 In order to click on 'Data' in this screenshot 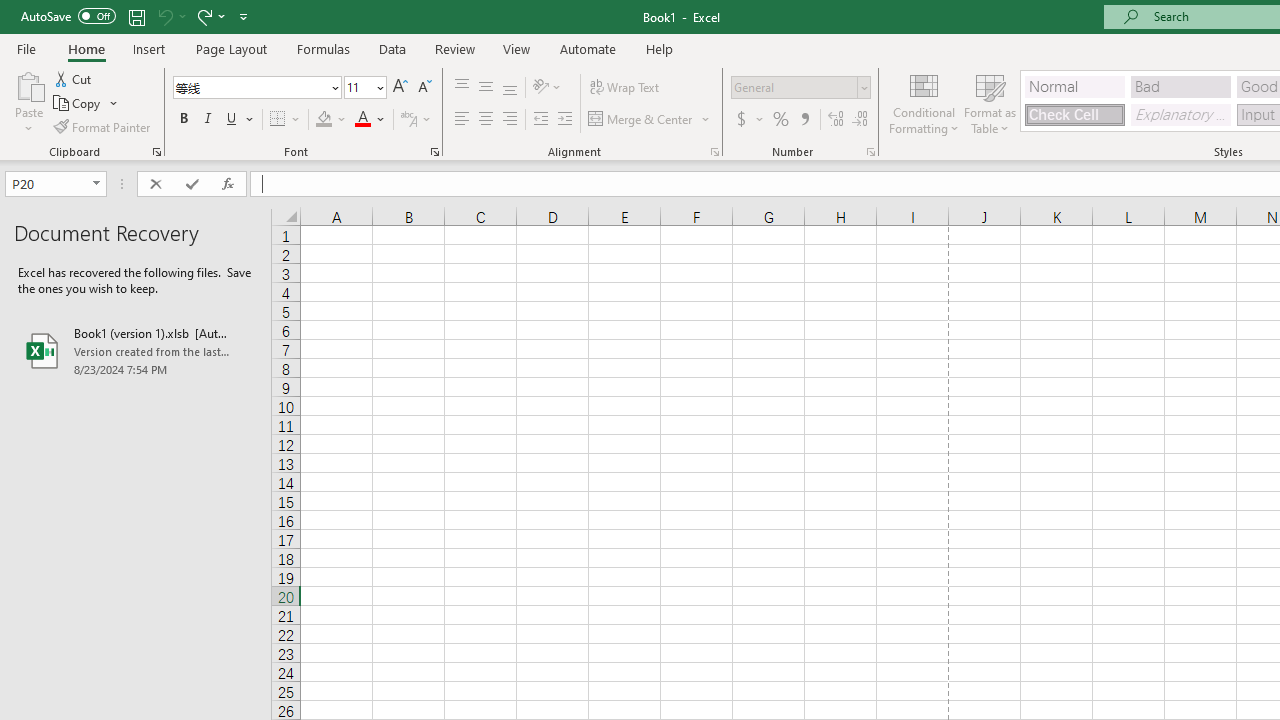, I will do `click(392, 48)`.